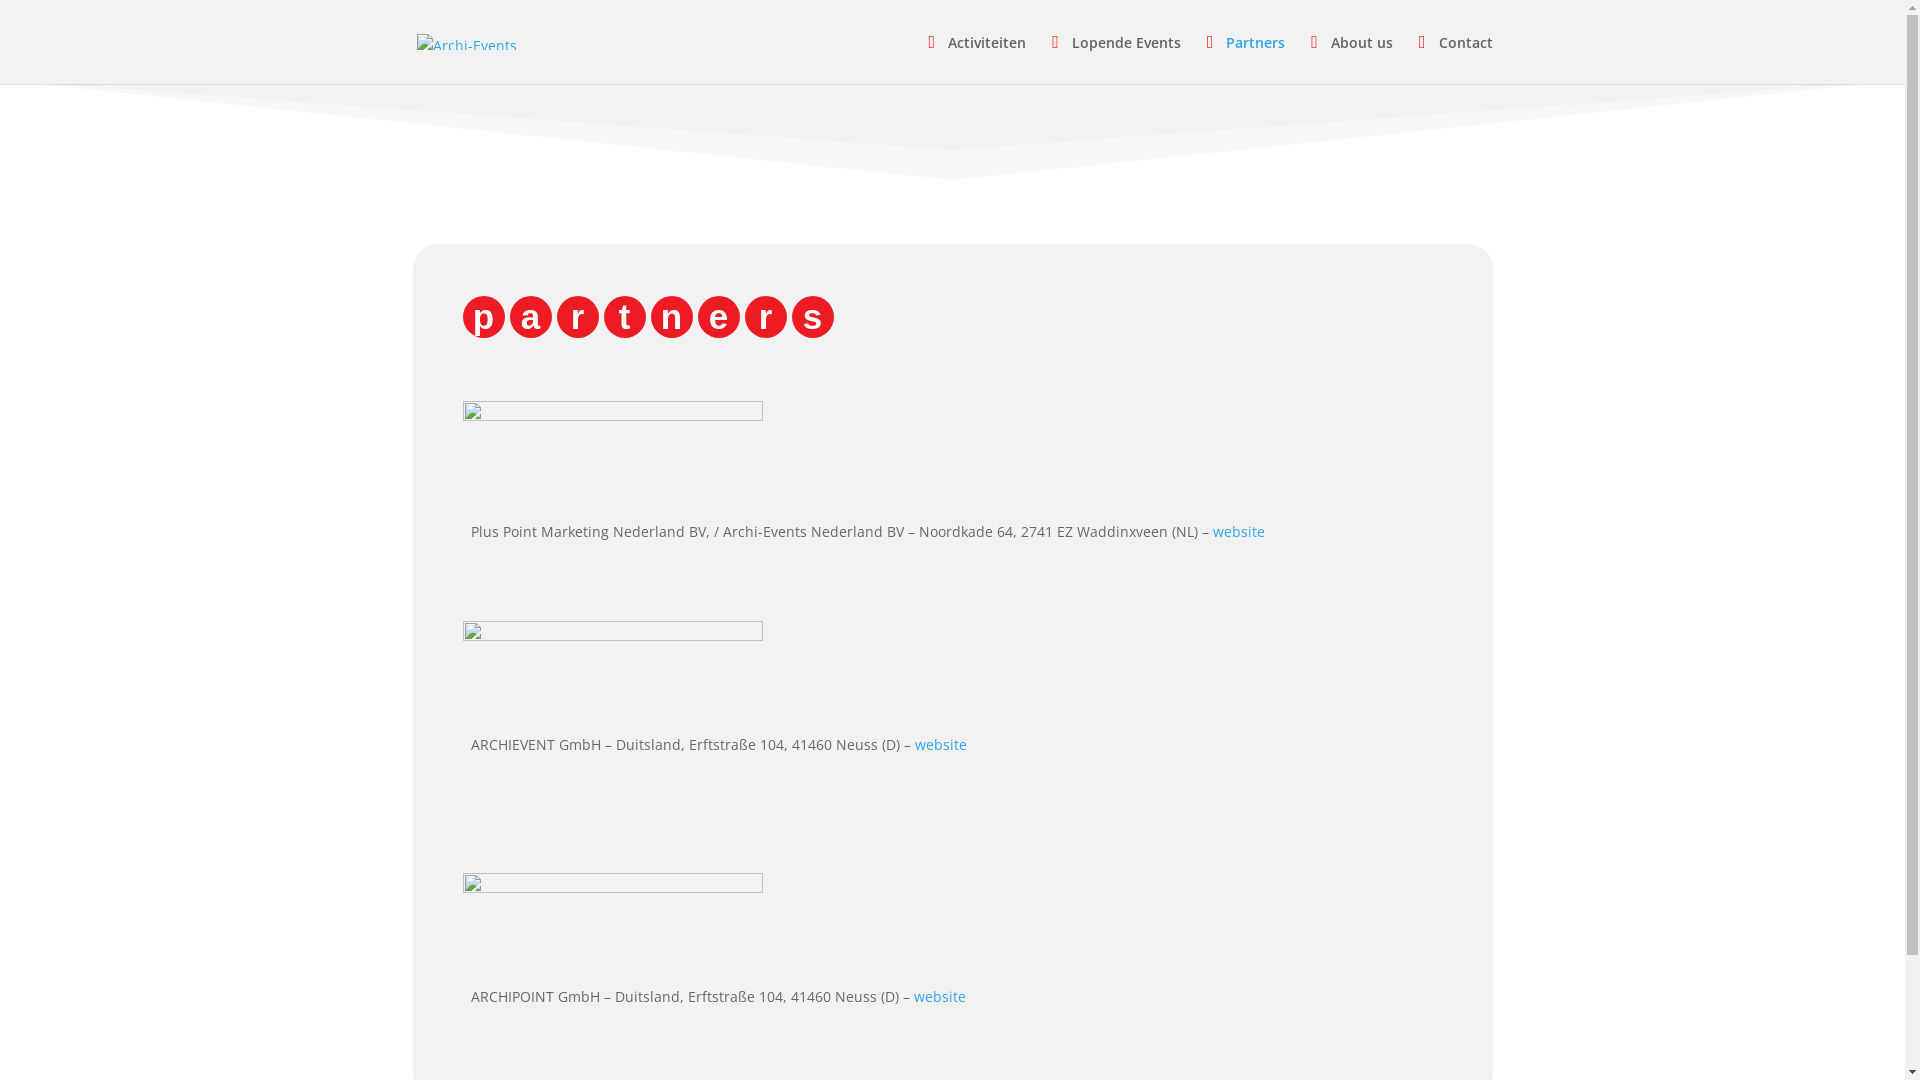 The image size is (1920, 1080). I want to click on 'Lopende Events', so click(1115, 57).